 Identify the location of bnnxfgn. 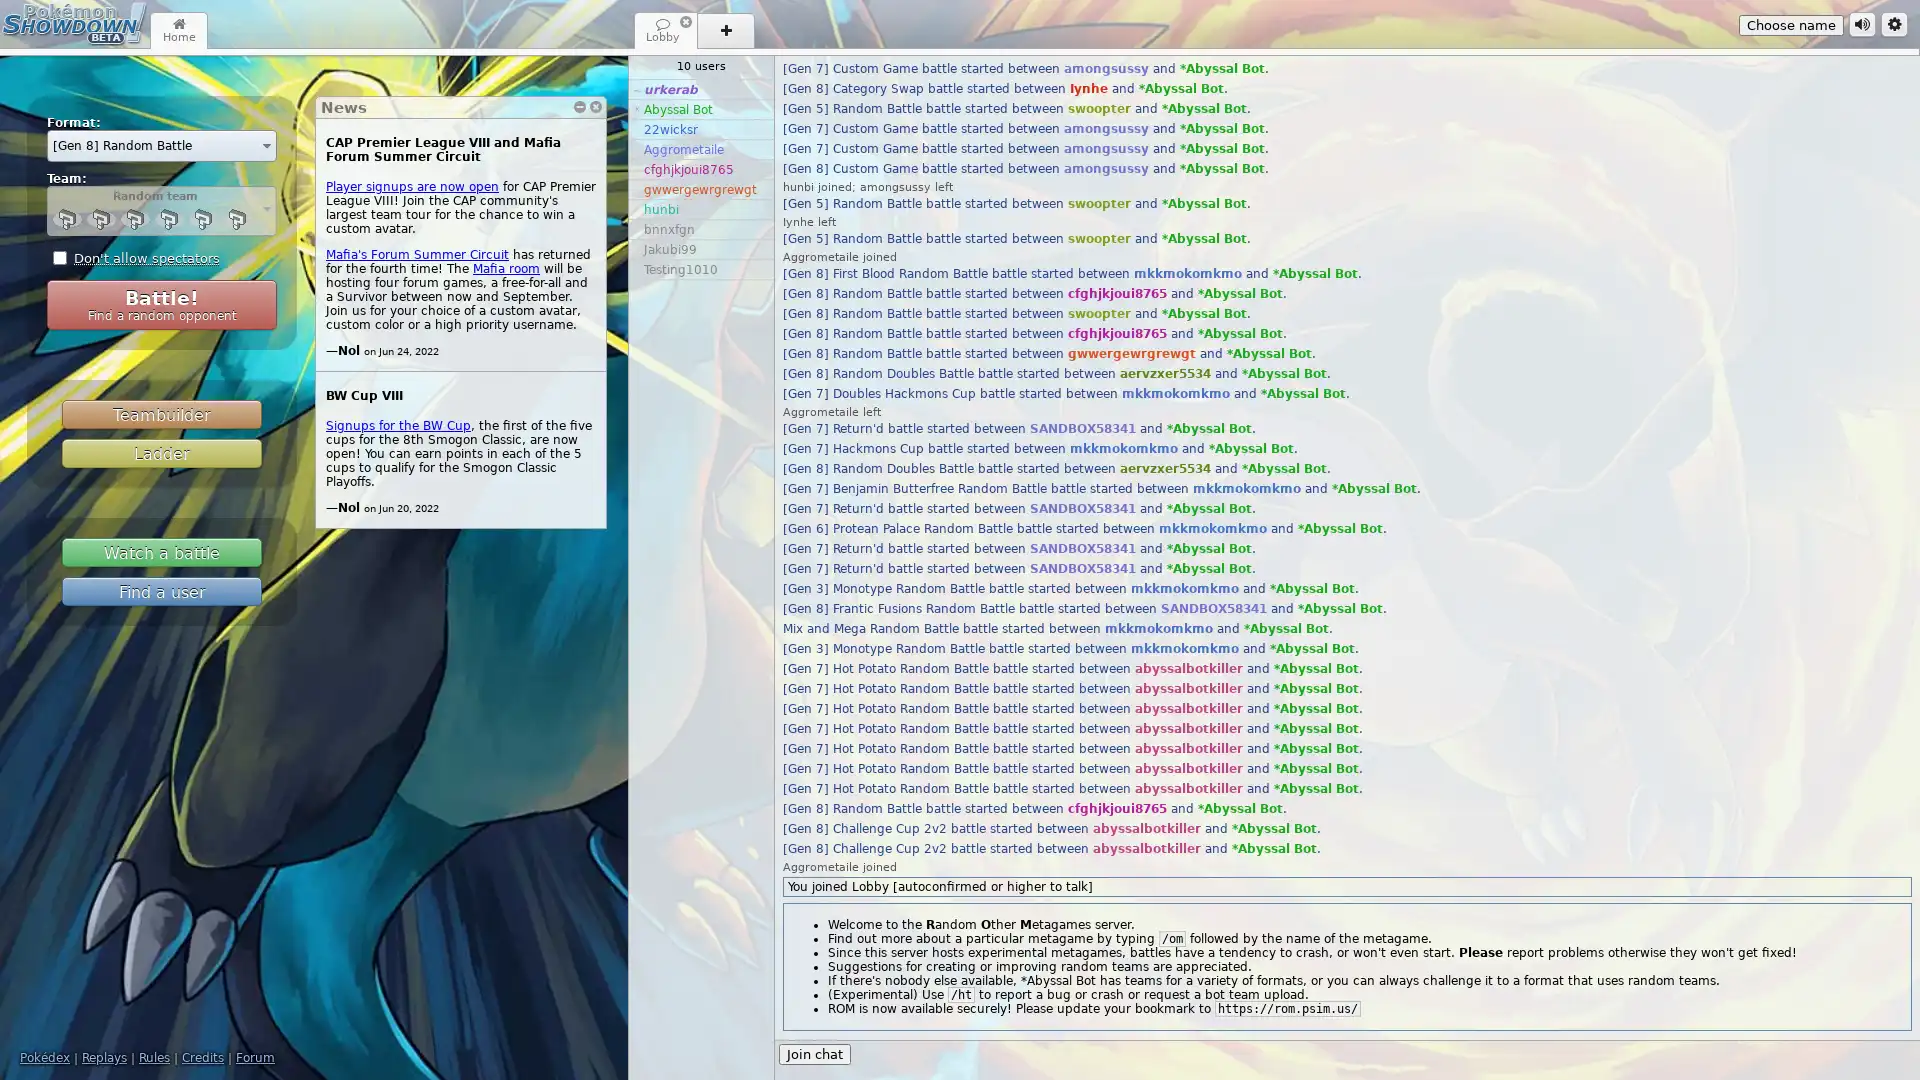
(701, 228).